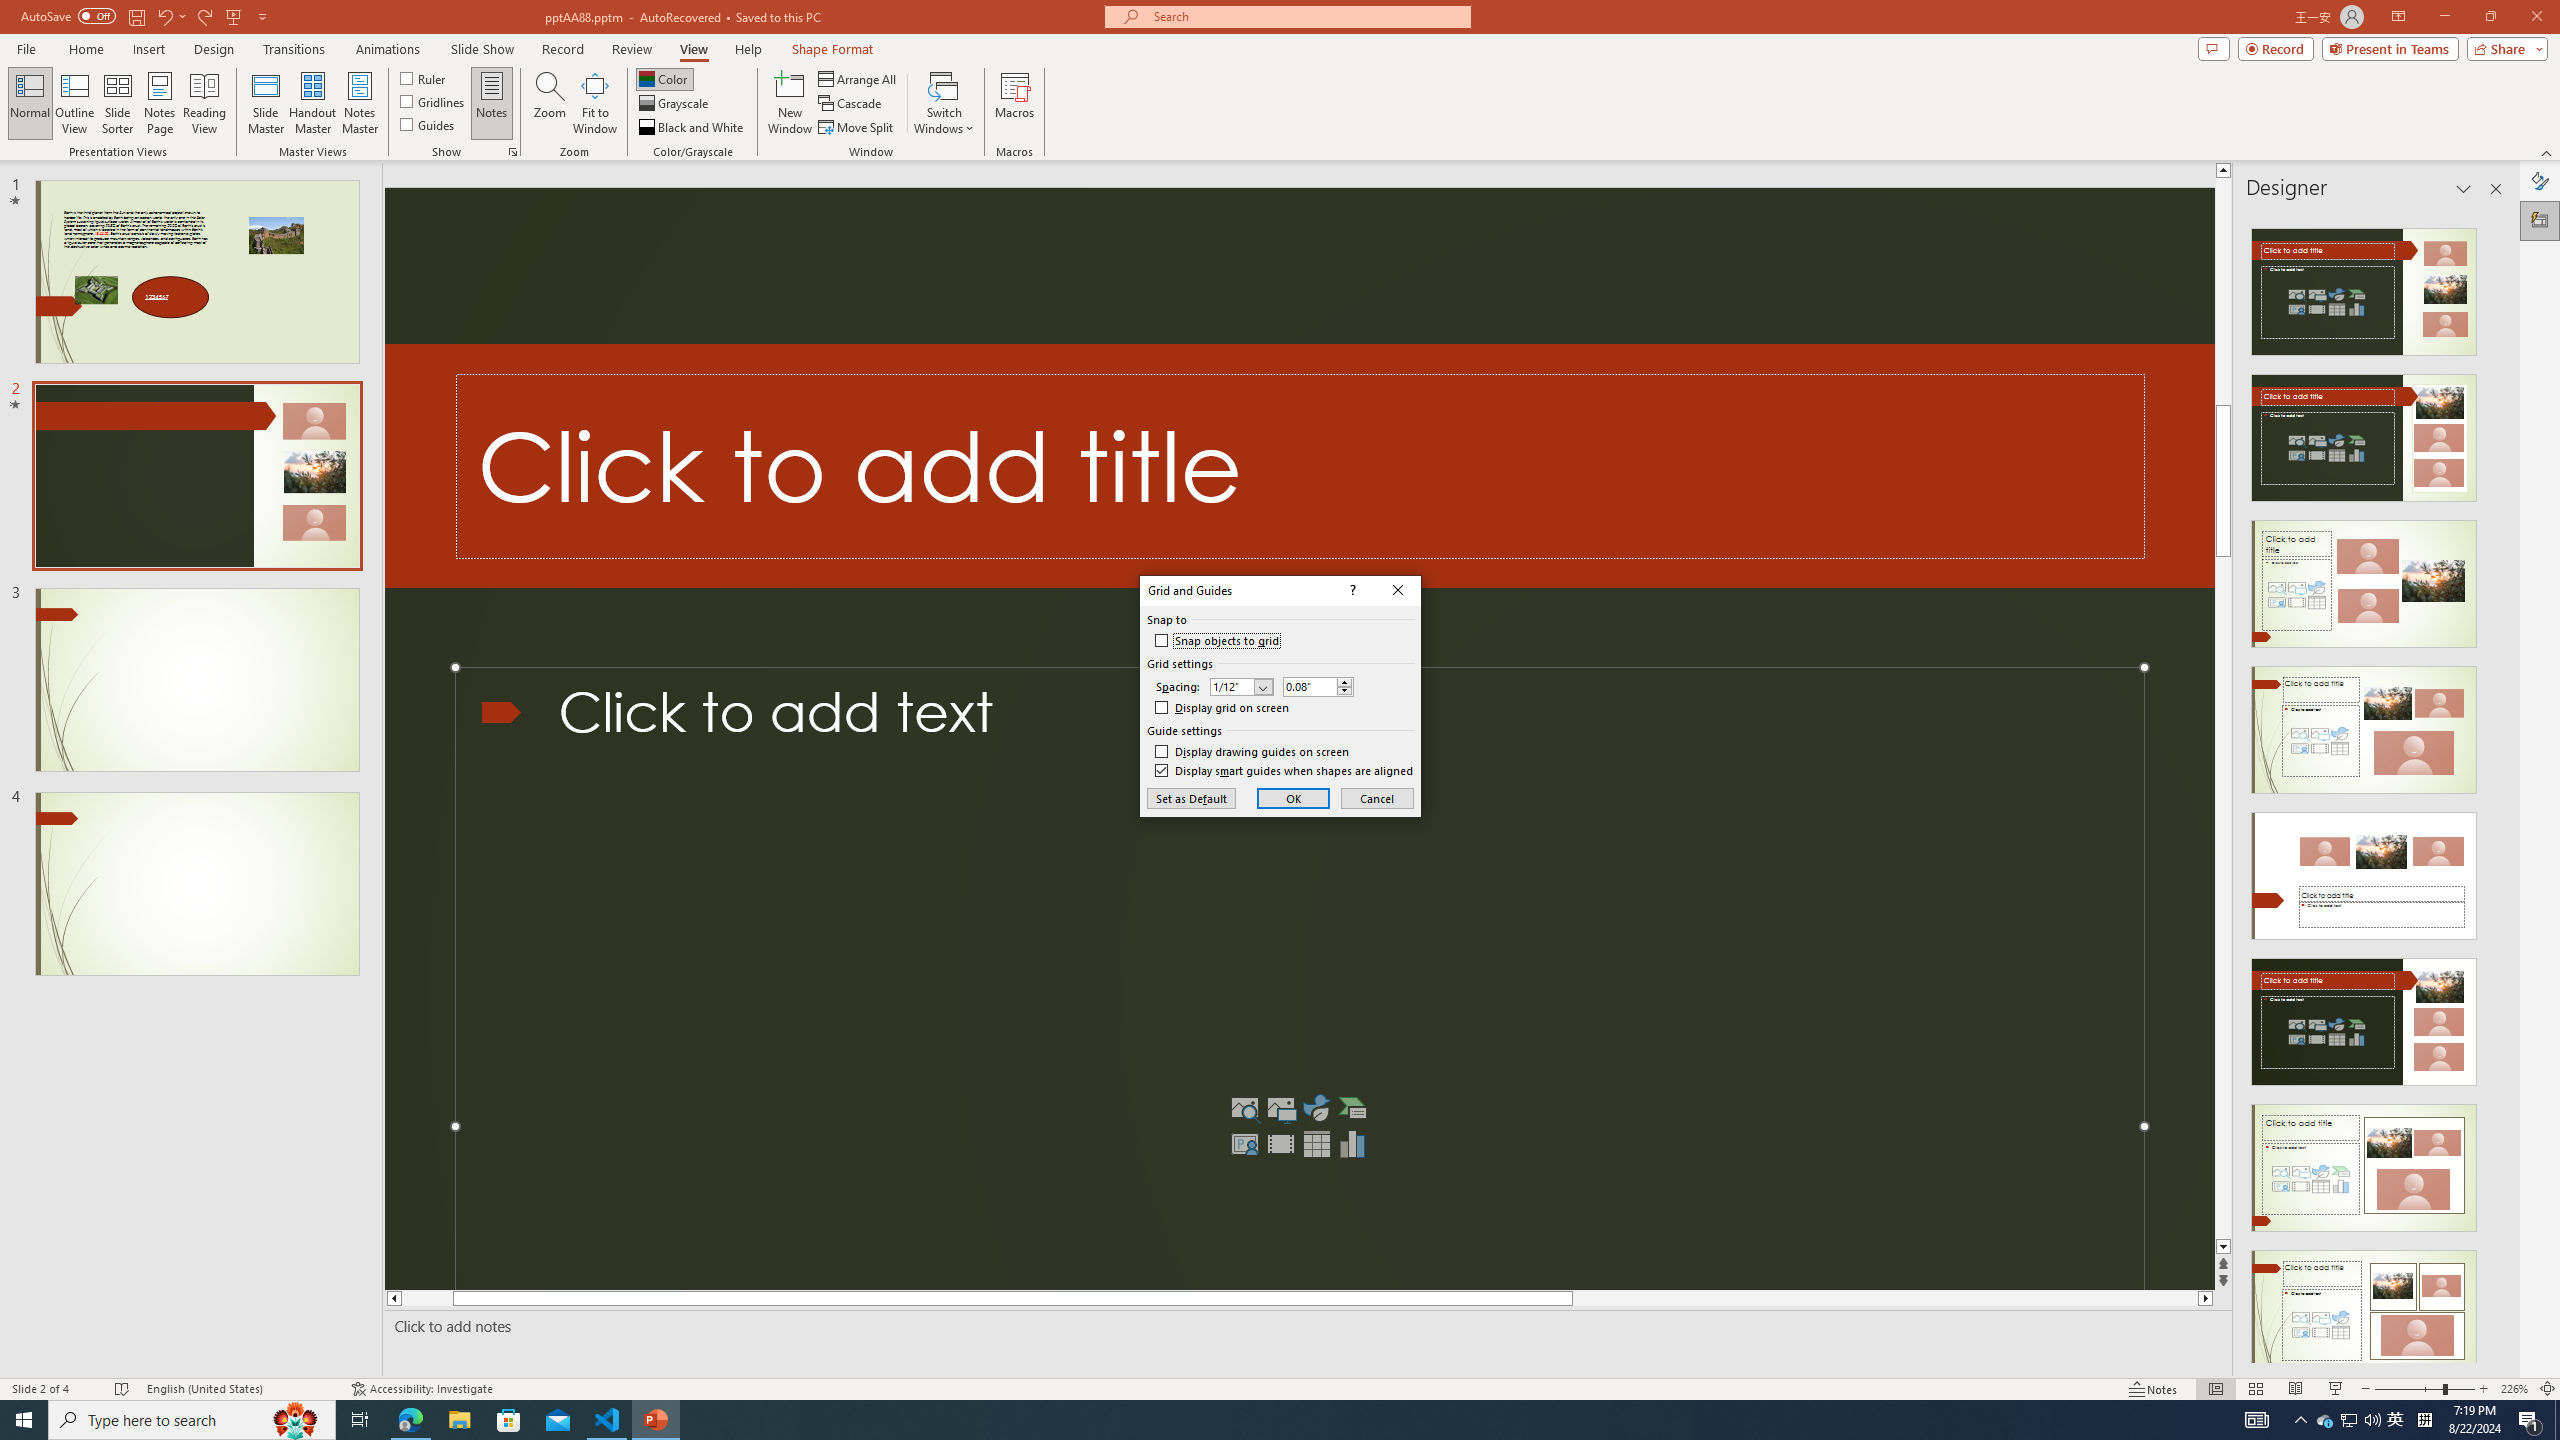 The image size is (2560, 1440). Describe the element at coordinates (2530, 1418) in the screenshot. I see `'Action Center, 1 new notification'` at that location.